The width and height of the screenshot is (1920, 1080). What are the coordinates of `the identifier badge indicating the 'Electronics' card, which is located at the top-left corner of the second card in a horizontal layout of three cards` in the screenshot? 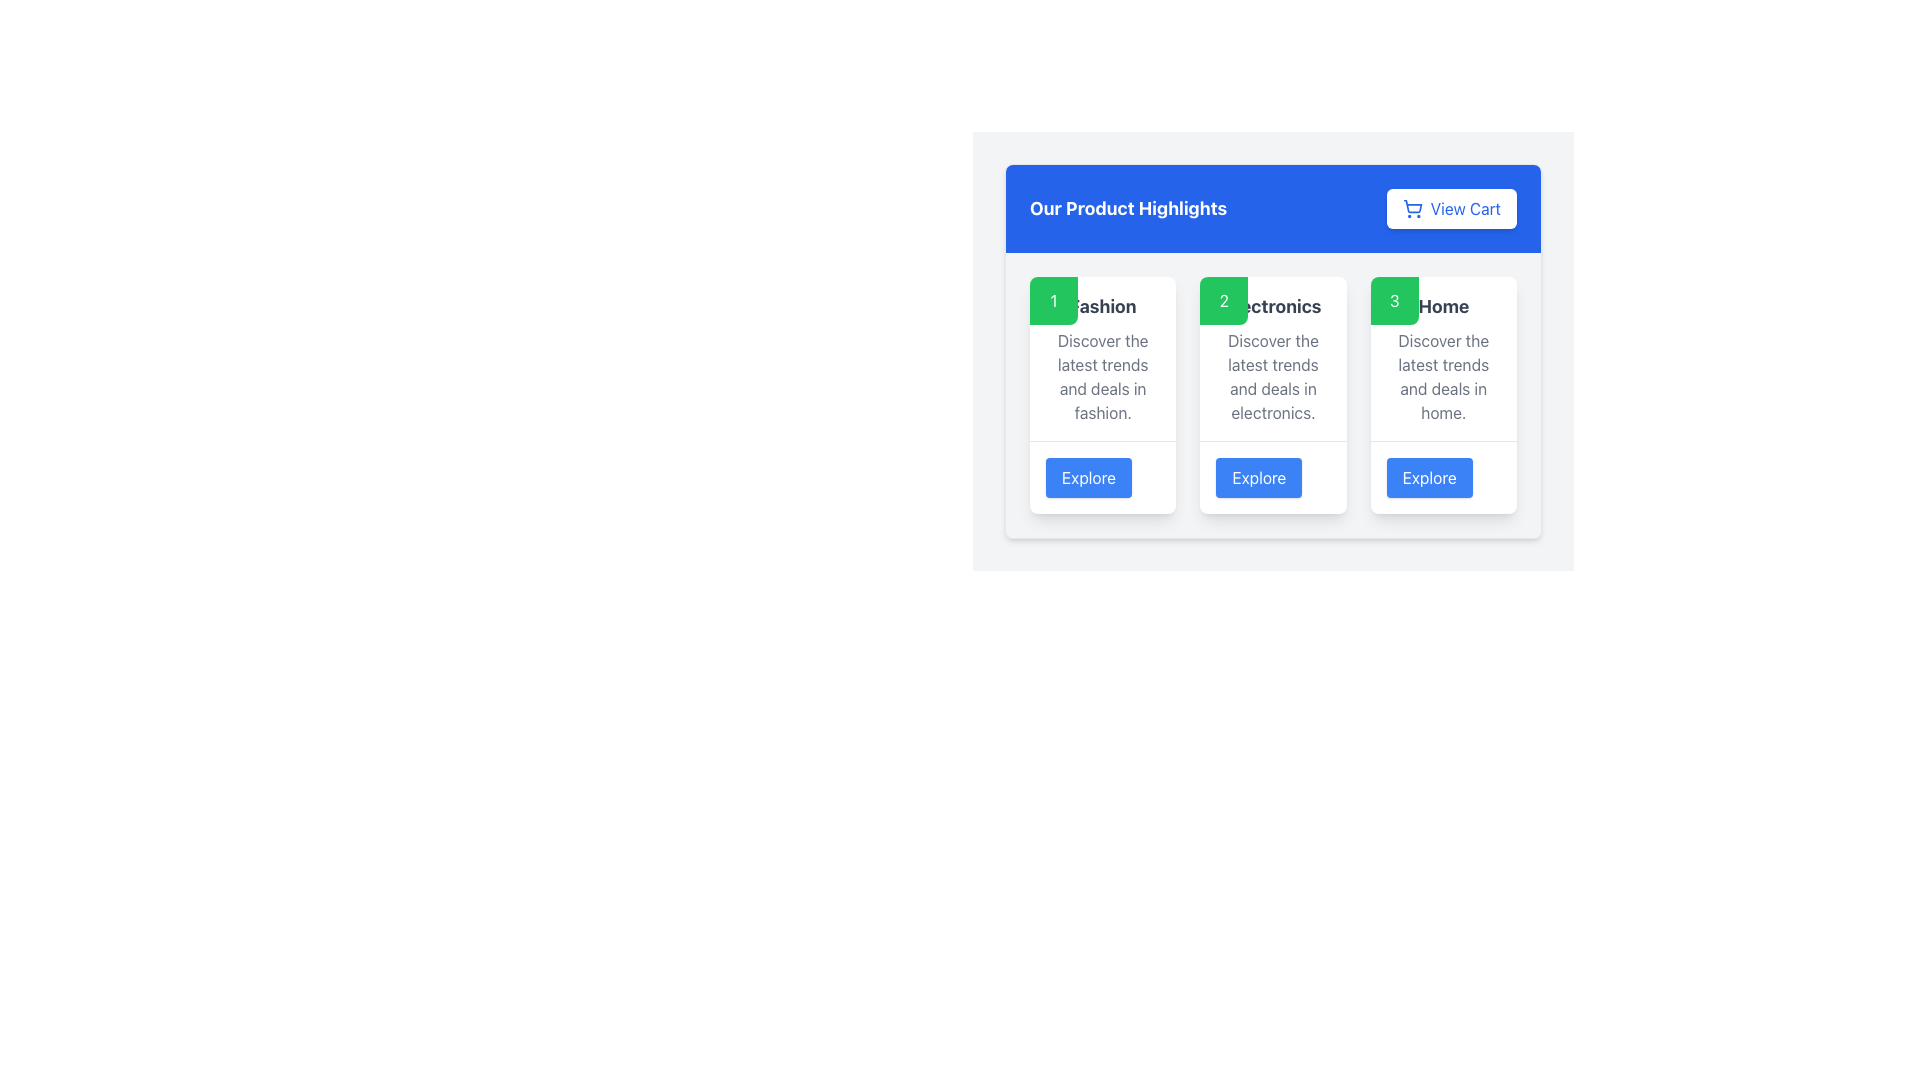 It's located at (1223, 300).